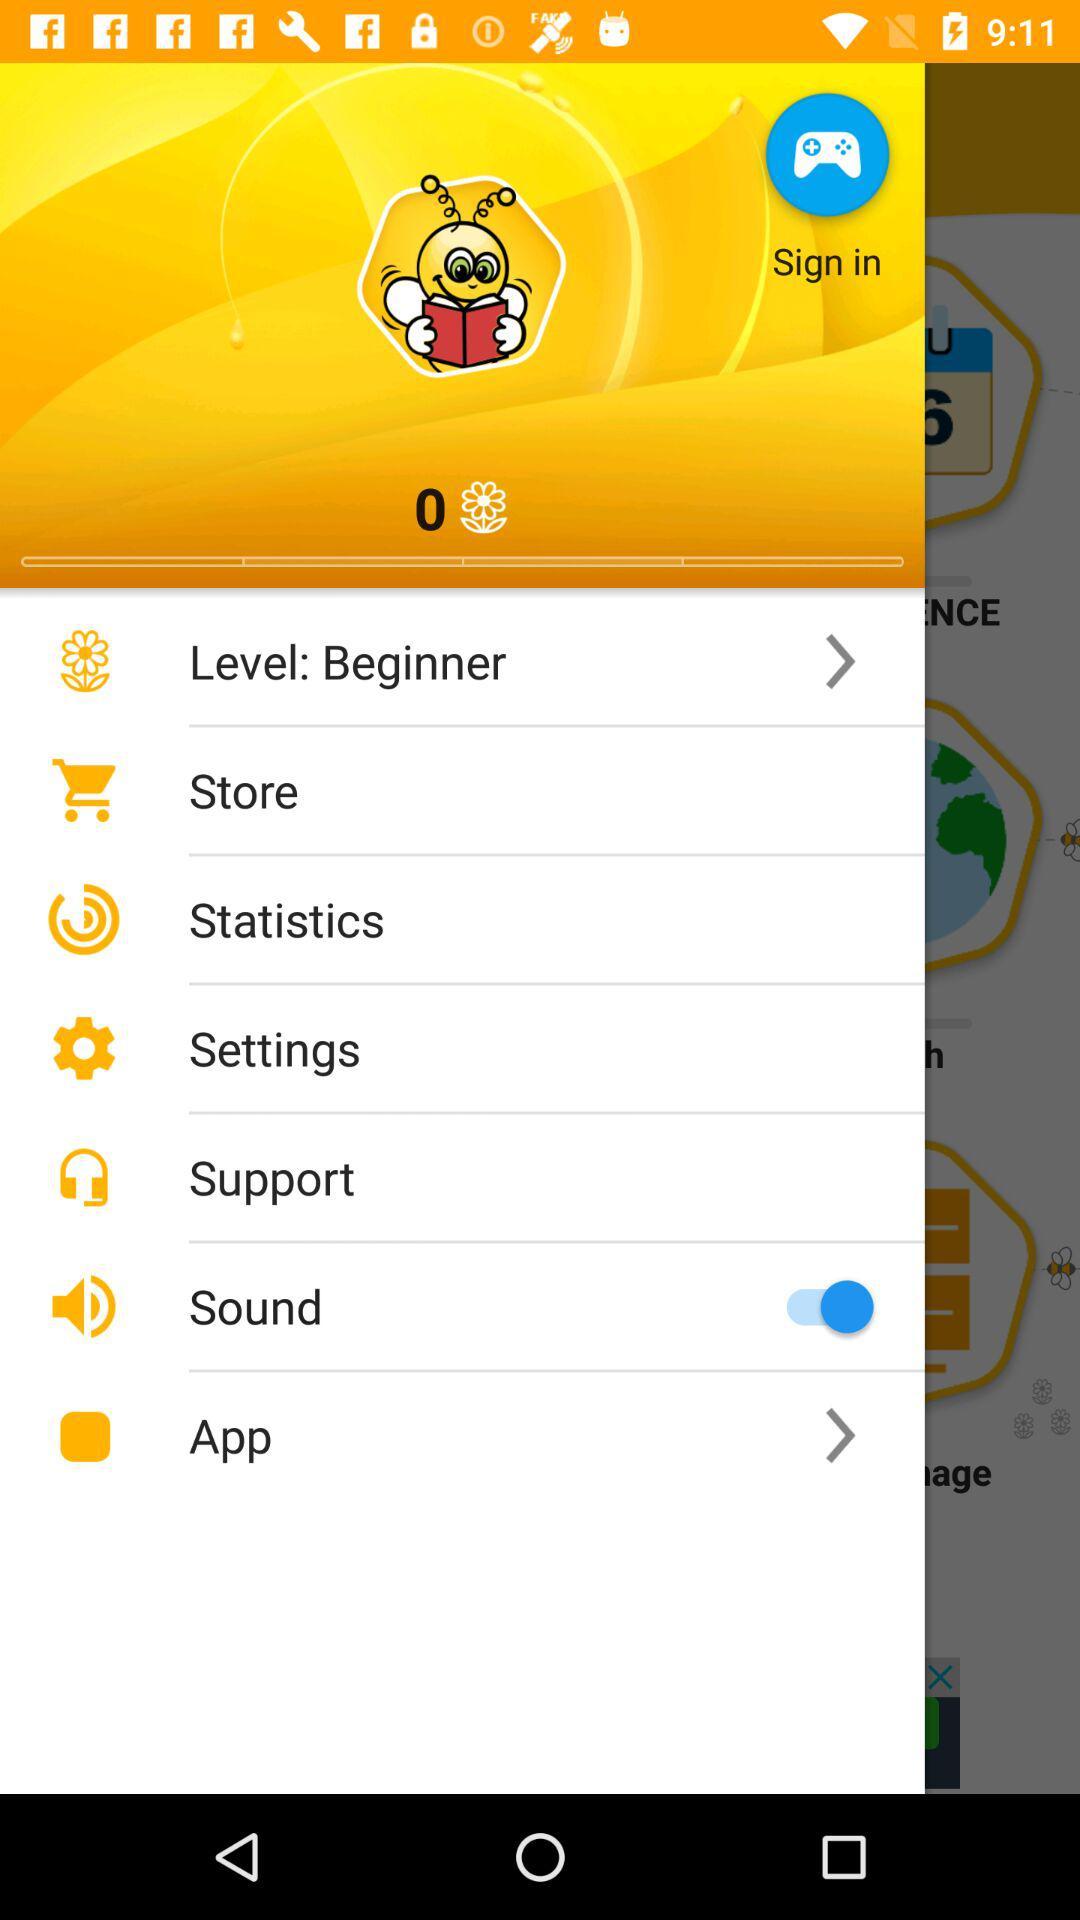 The width and height of the screenshot is (1080, 1920). What do you see at coordinates (840, 1434) in the screenshot?
I see `the second right scroll` at bounding box center [840, 1434].